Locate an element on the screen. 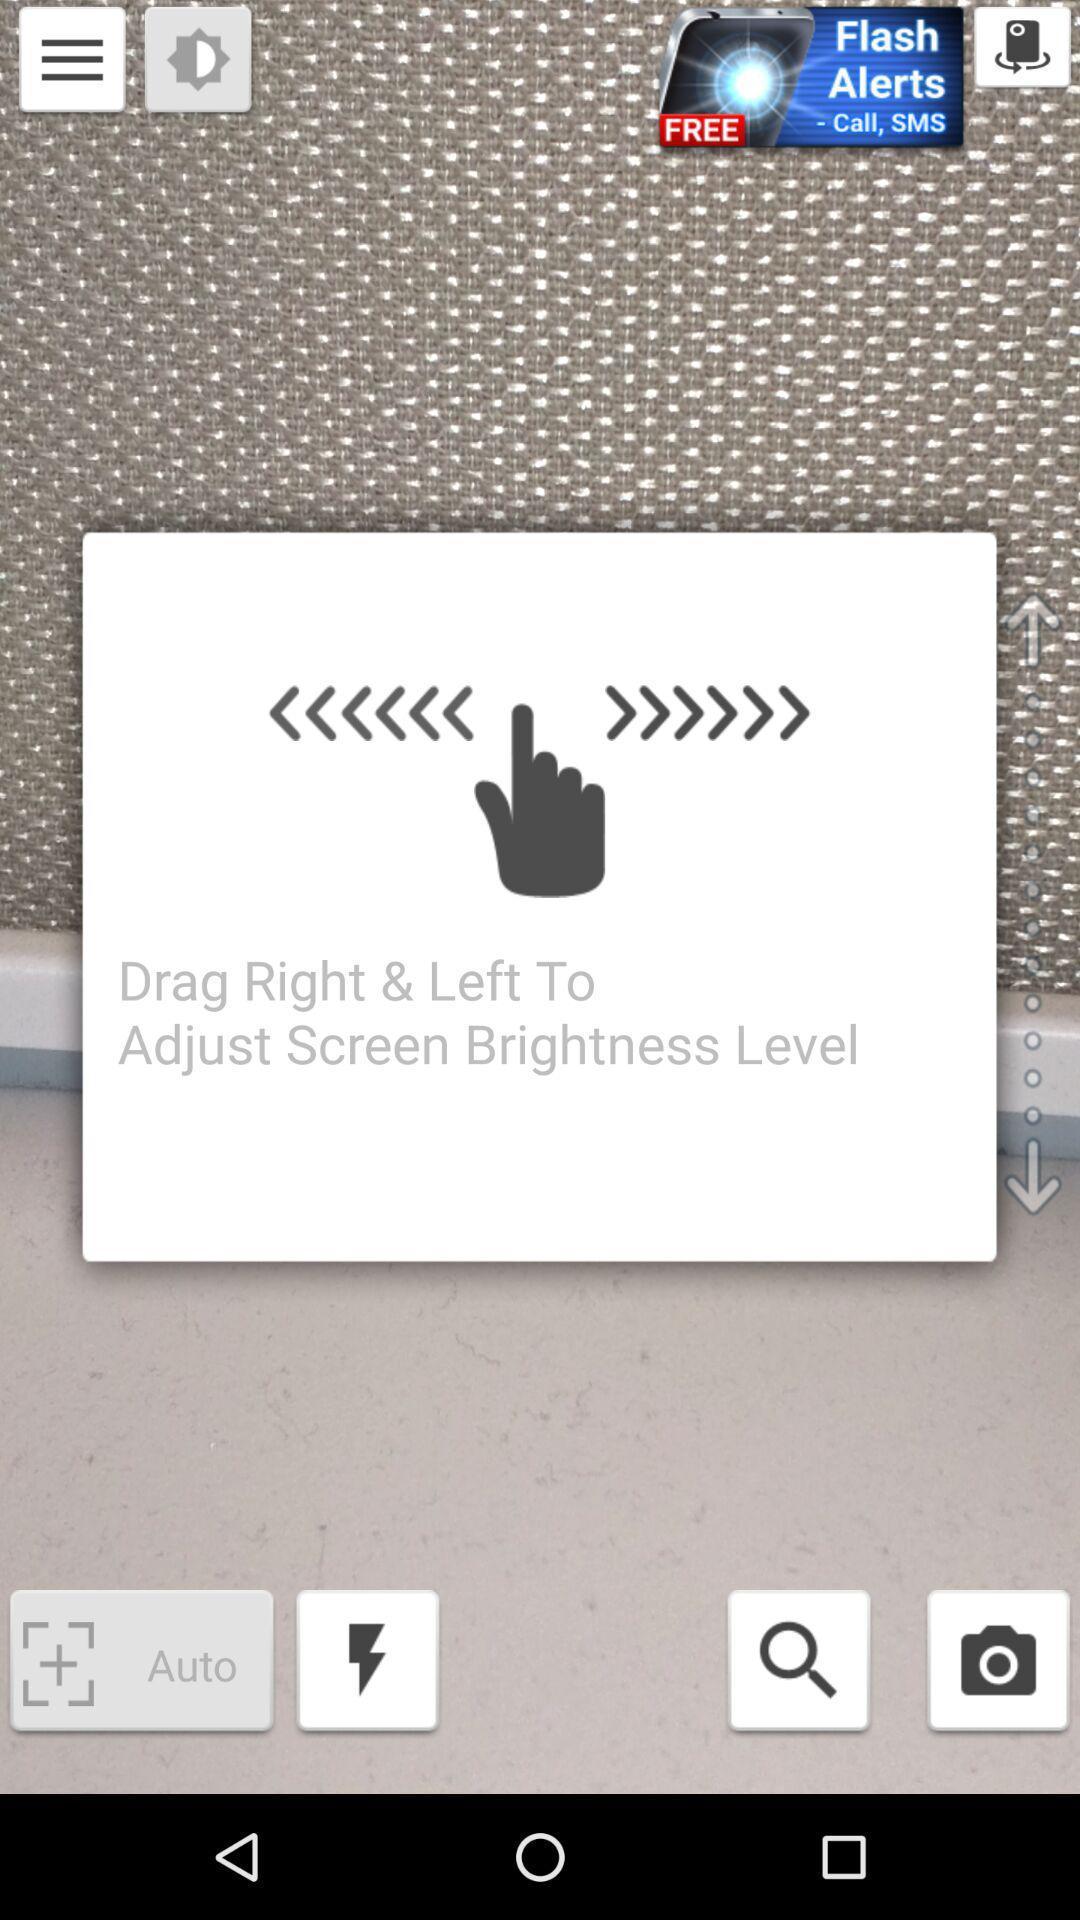 The height and width of the screenshot is (1920, 1080). flash-alerts option is located at coordinates (811, 82).